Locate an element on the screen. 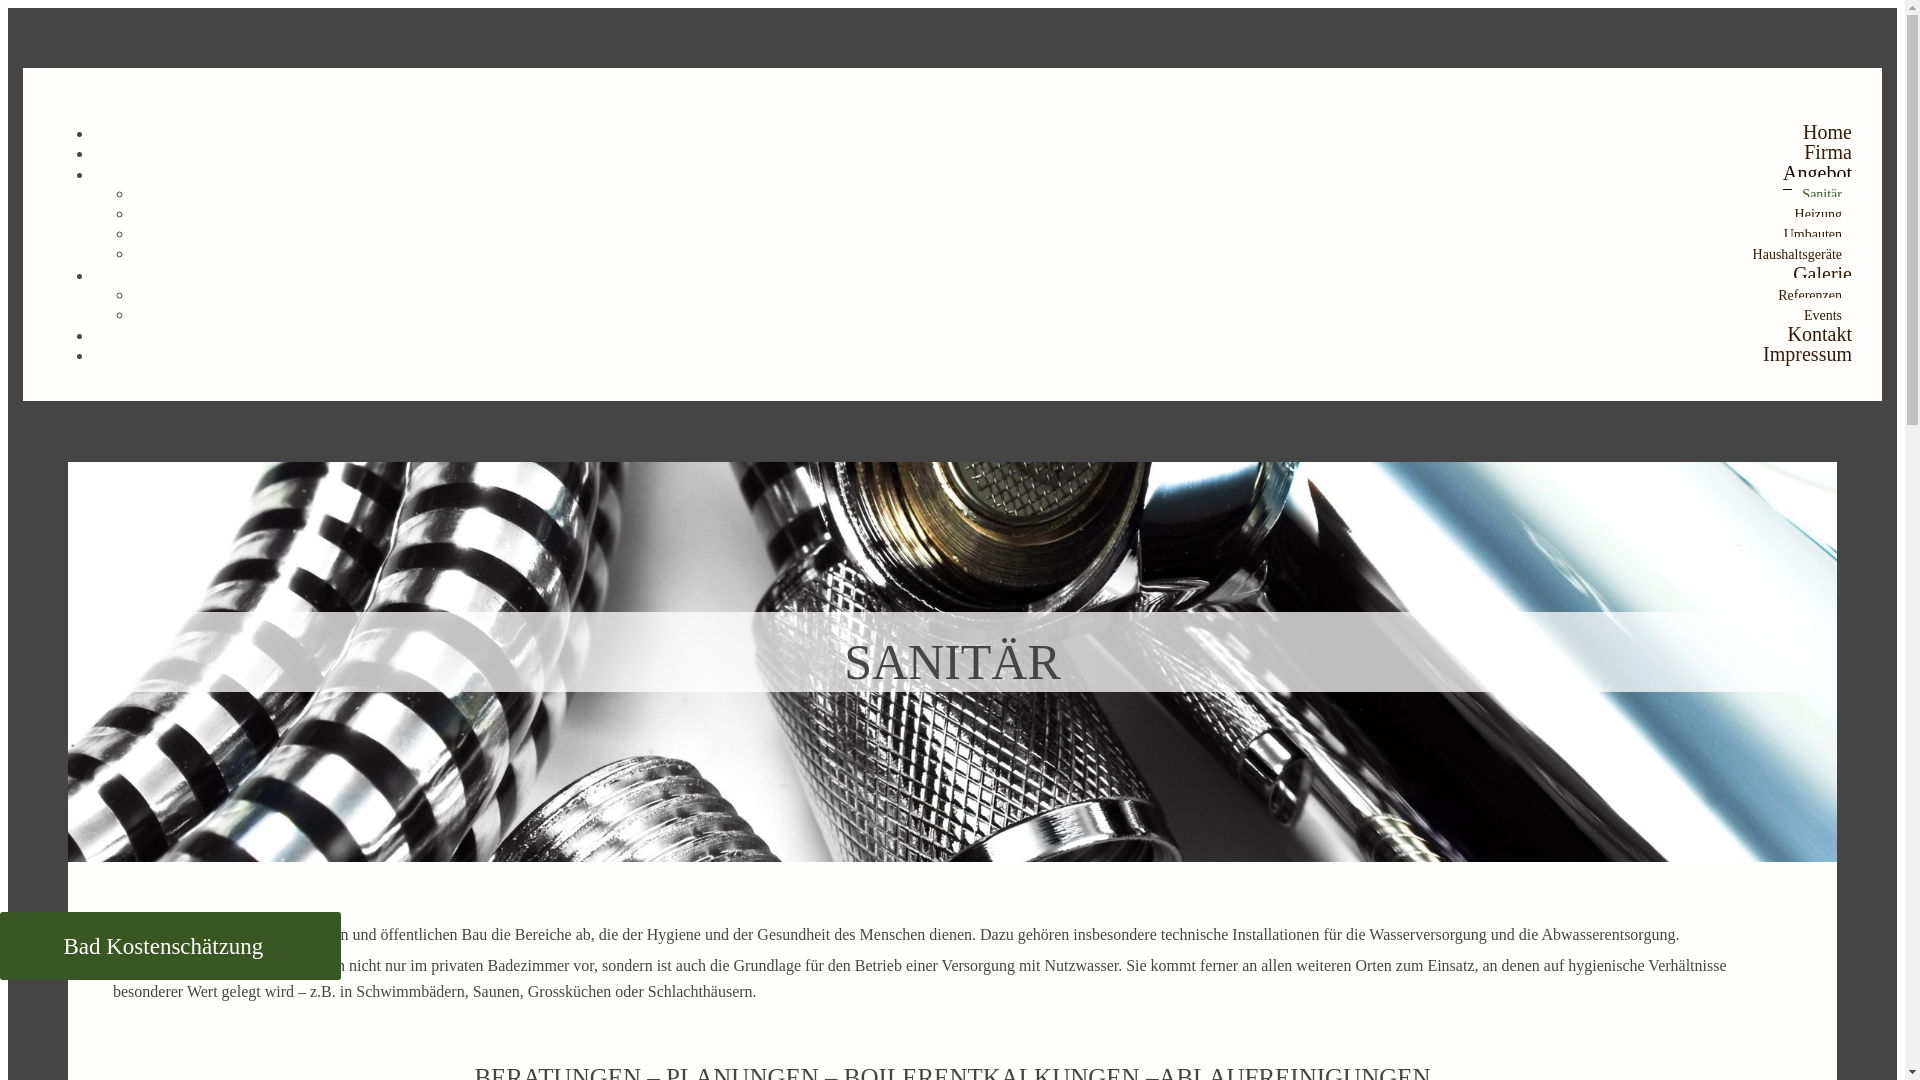  'Firma' is located at coordinates (1828, 151).